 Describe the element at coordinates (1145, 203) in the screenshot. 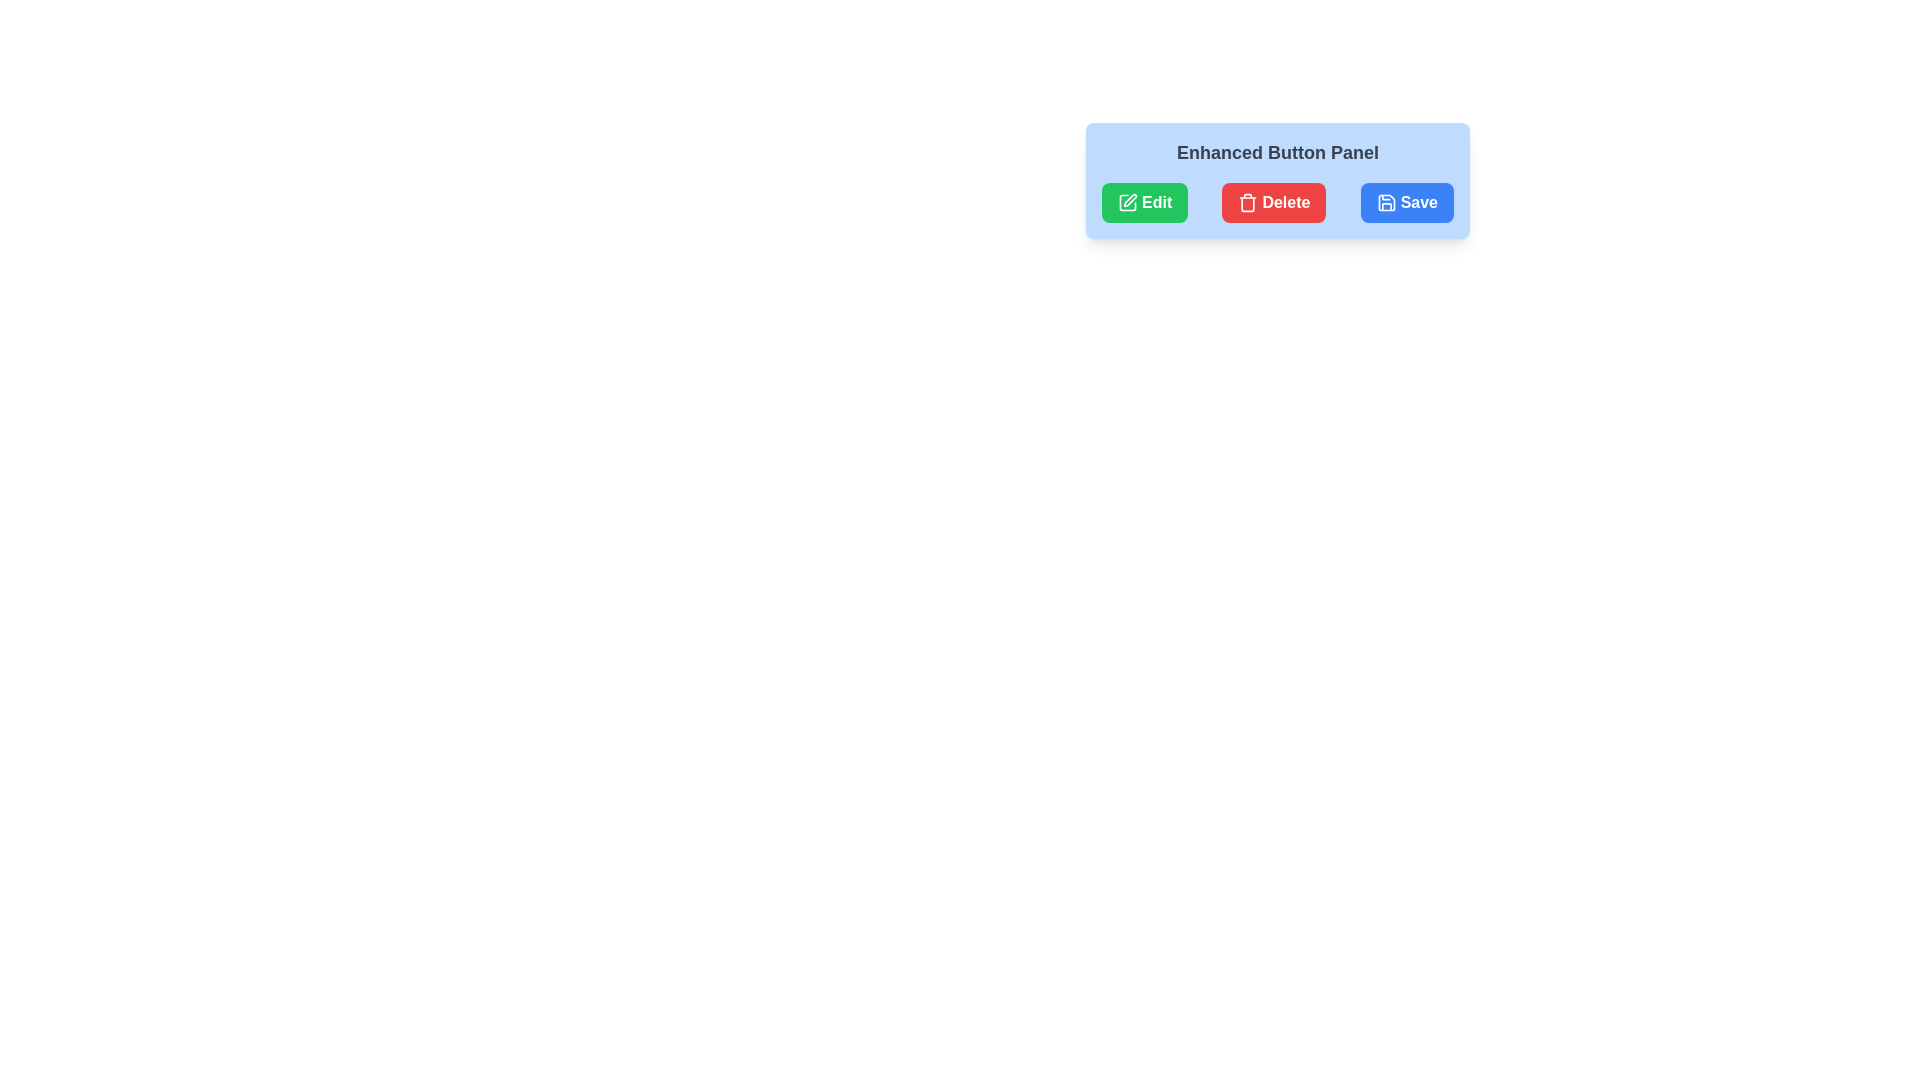

I see `the 'Edit' button with a green background and white text` at that location.